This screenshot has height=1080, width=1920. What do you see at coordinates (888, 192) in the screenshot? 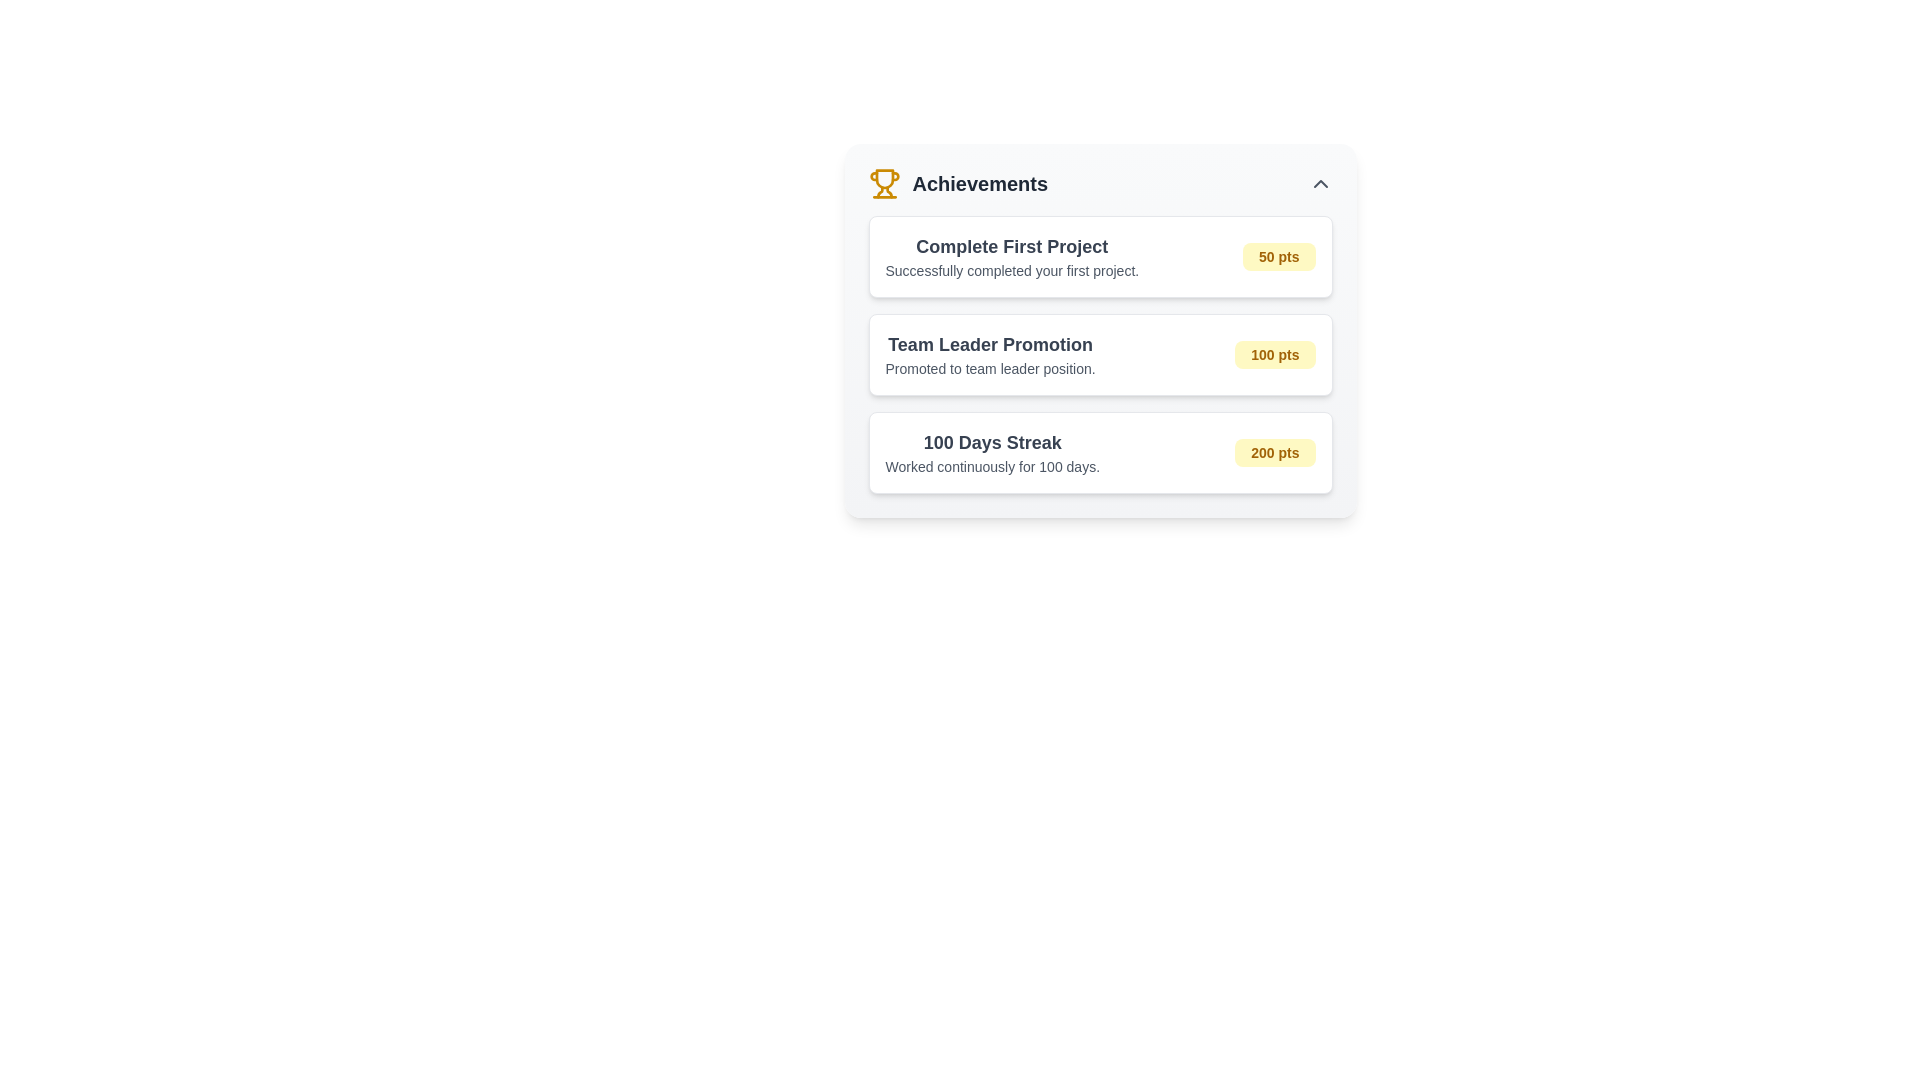
I see `the right base curve of the trophy icon in the Achievements section, which is styled in yellow and located near the upper left of the interface` at bounding box center [888, 192].